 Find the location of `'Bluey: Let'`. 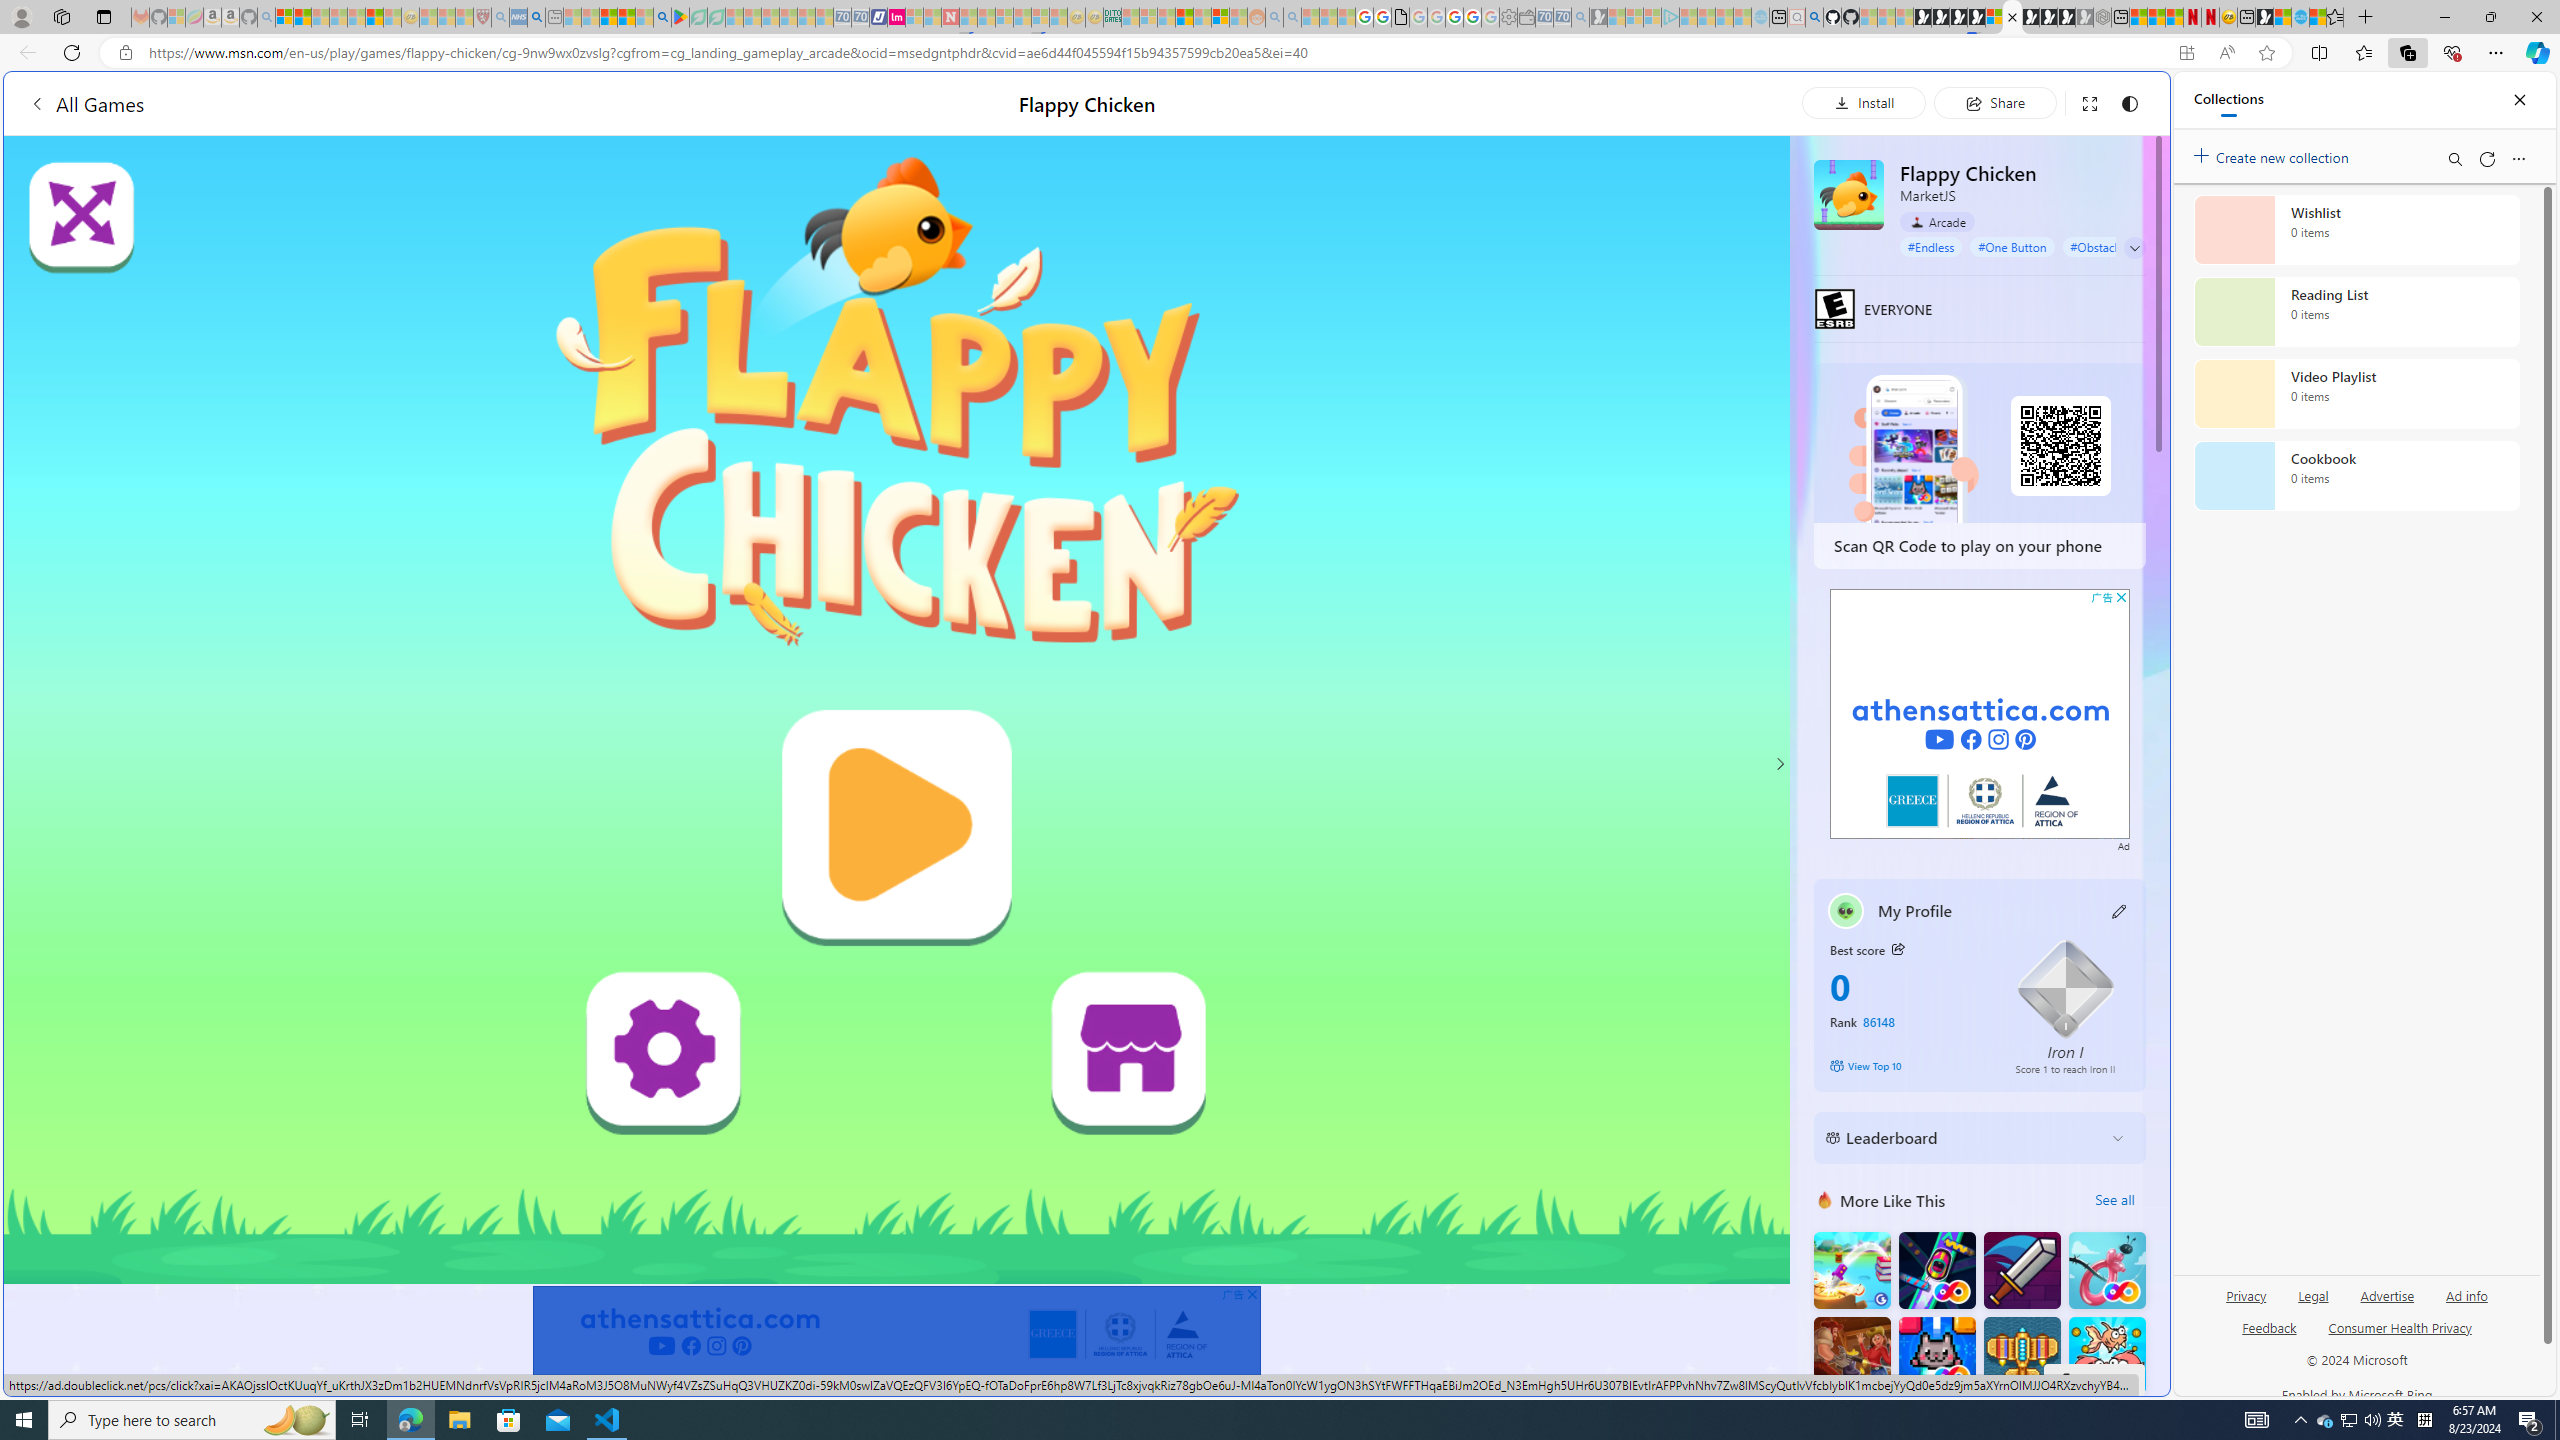

'Bluey: Let' is located at coordinates (680, 16).